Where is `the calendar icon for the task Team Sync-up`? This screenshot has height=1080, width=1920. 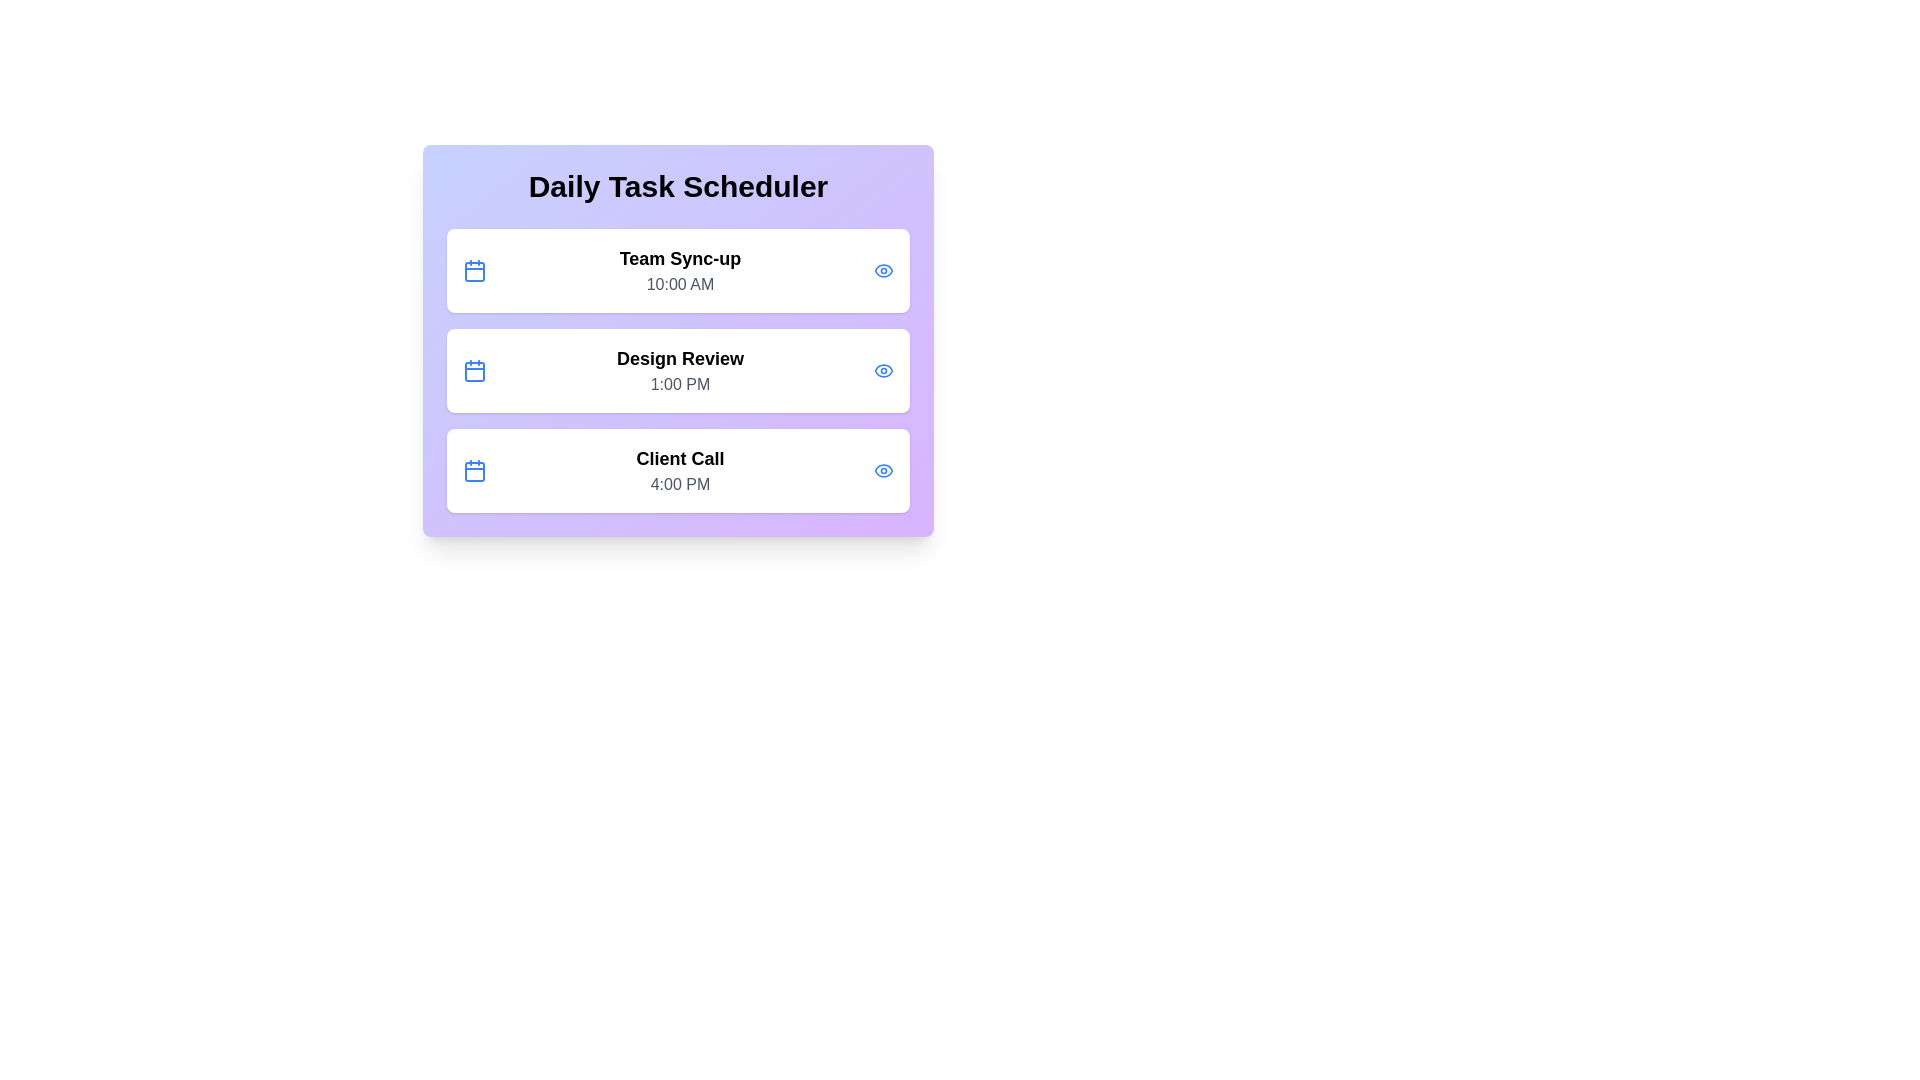 the calendar icon for the task Team Sync-up is located at coordinates (474, 270).